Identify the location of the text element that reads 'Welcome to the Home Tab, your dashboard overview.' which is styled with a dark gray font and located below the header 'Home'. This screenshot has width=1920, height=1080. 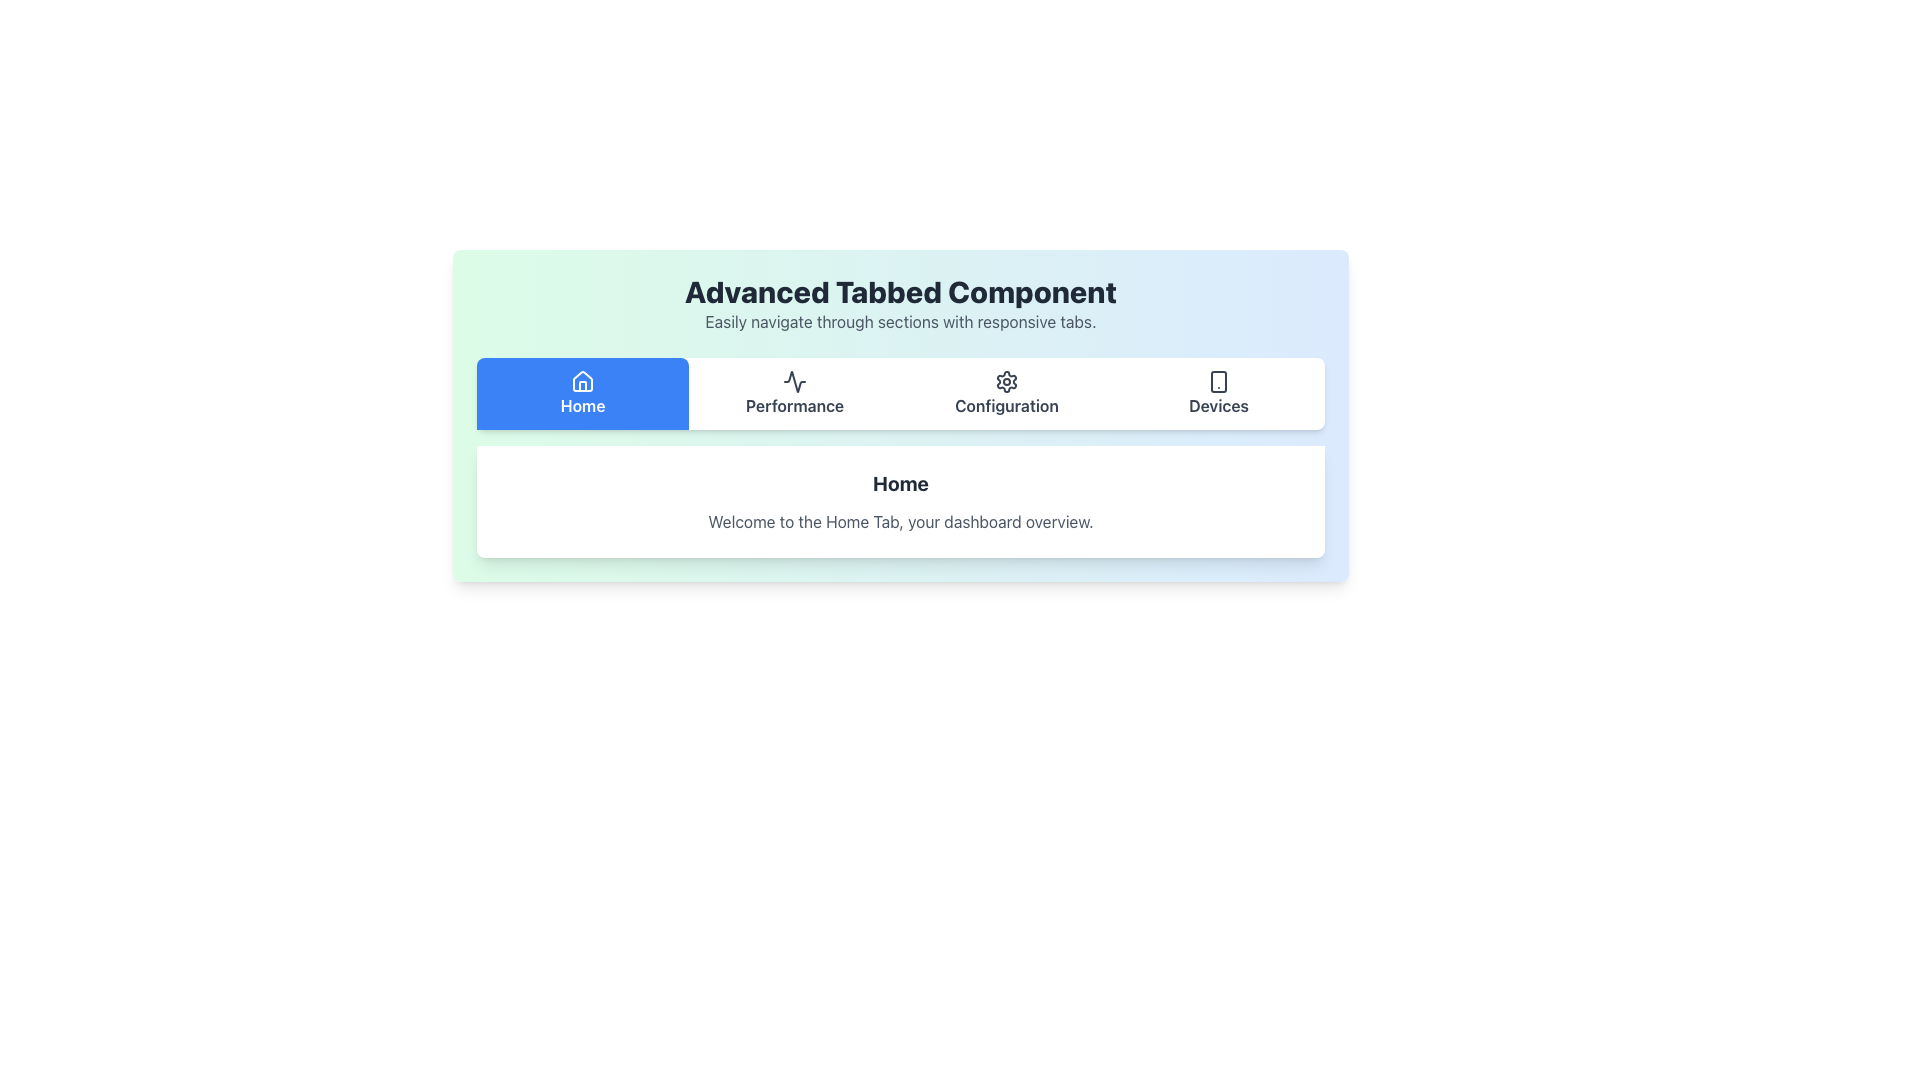
(900, 520).